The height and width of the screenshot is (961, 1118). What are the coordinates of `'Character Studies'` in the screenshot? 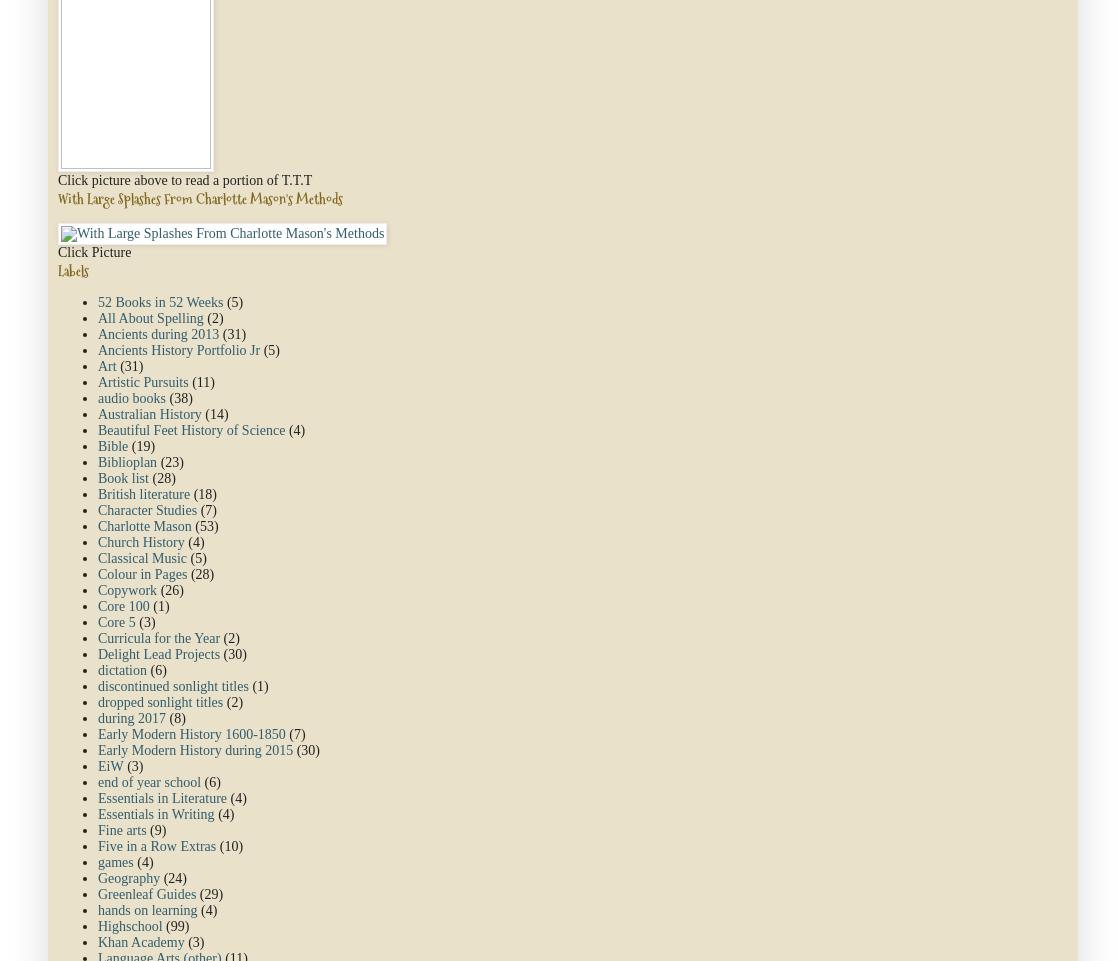 It's located at (98, 510).